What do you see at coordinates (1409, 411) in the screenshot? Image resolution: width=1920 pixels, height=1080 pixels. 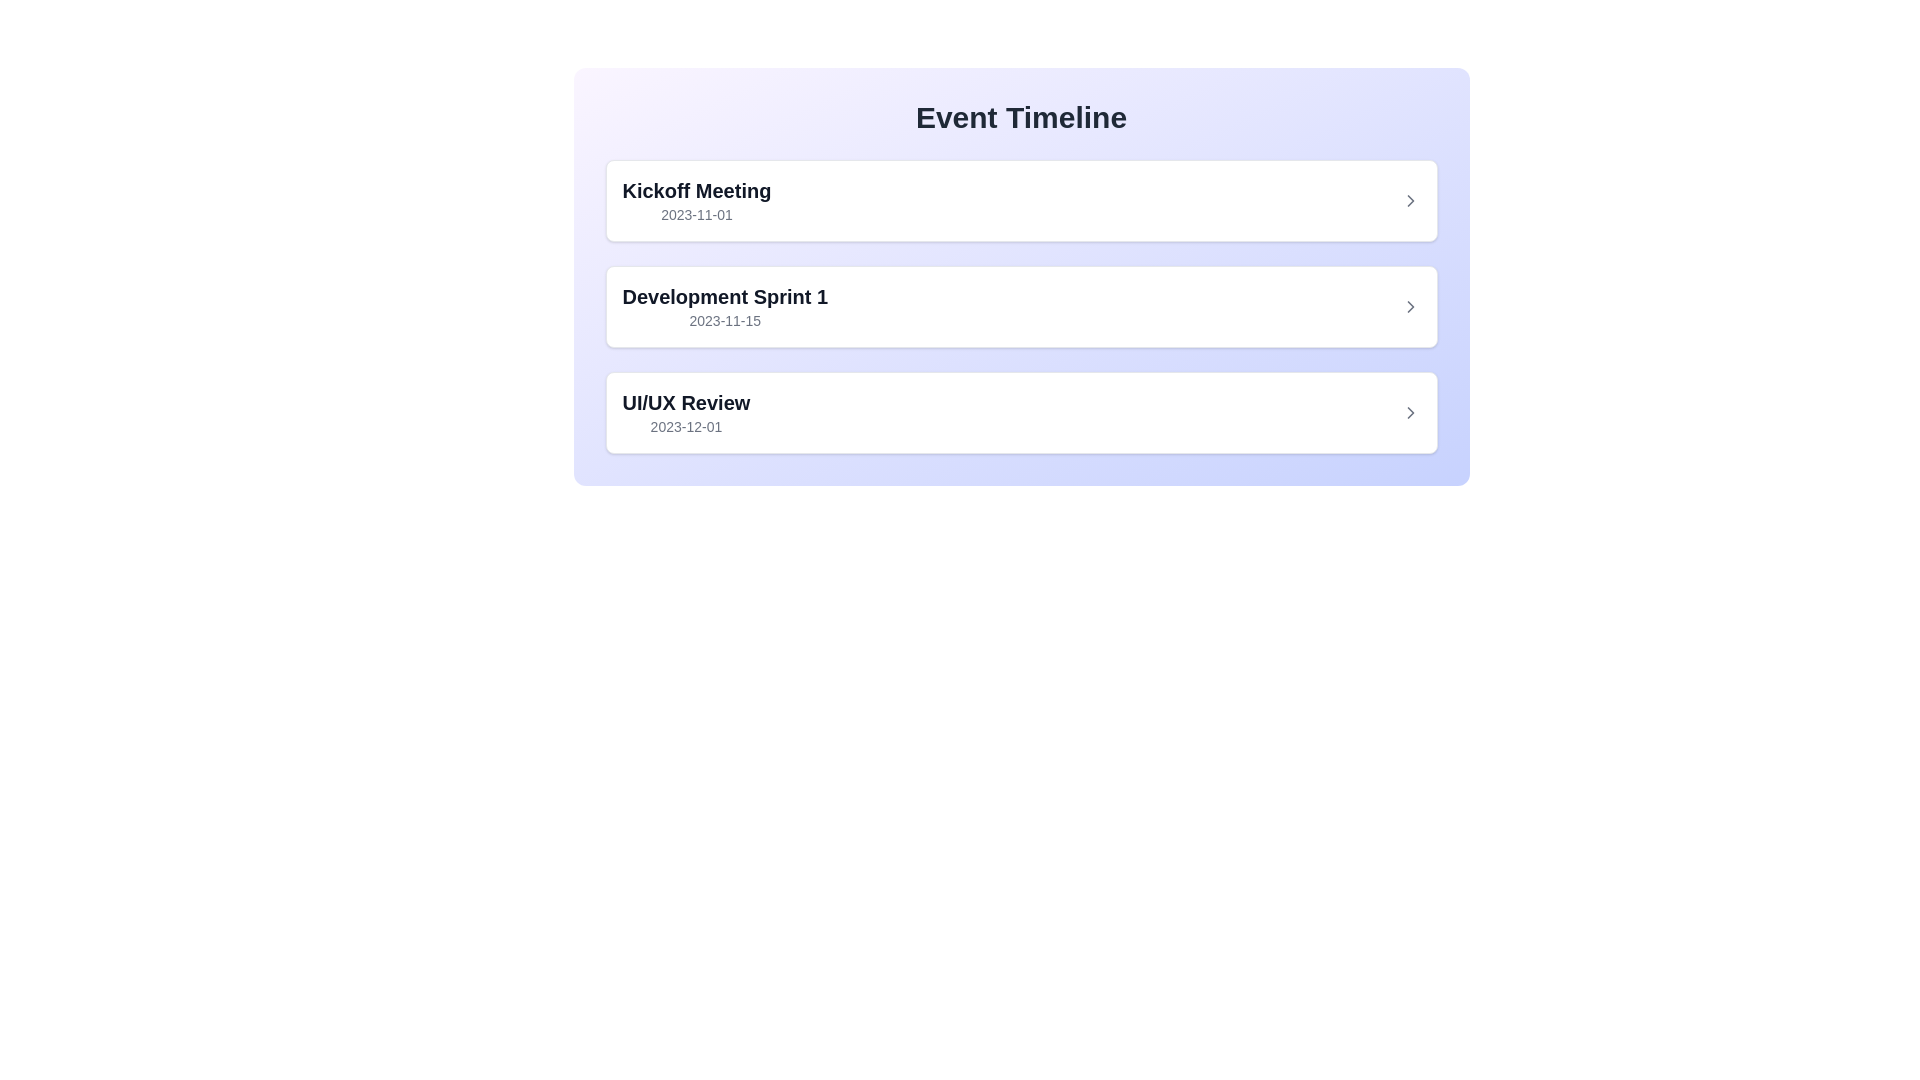 I see `the right-pointing chevron icon button, which is styled with a gray color and indicates forward navigation, positioned at the far-right side of the 'UI/UX Review' timeline entry` at bounding box center [1409, 411].